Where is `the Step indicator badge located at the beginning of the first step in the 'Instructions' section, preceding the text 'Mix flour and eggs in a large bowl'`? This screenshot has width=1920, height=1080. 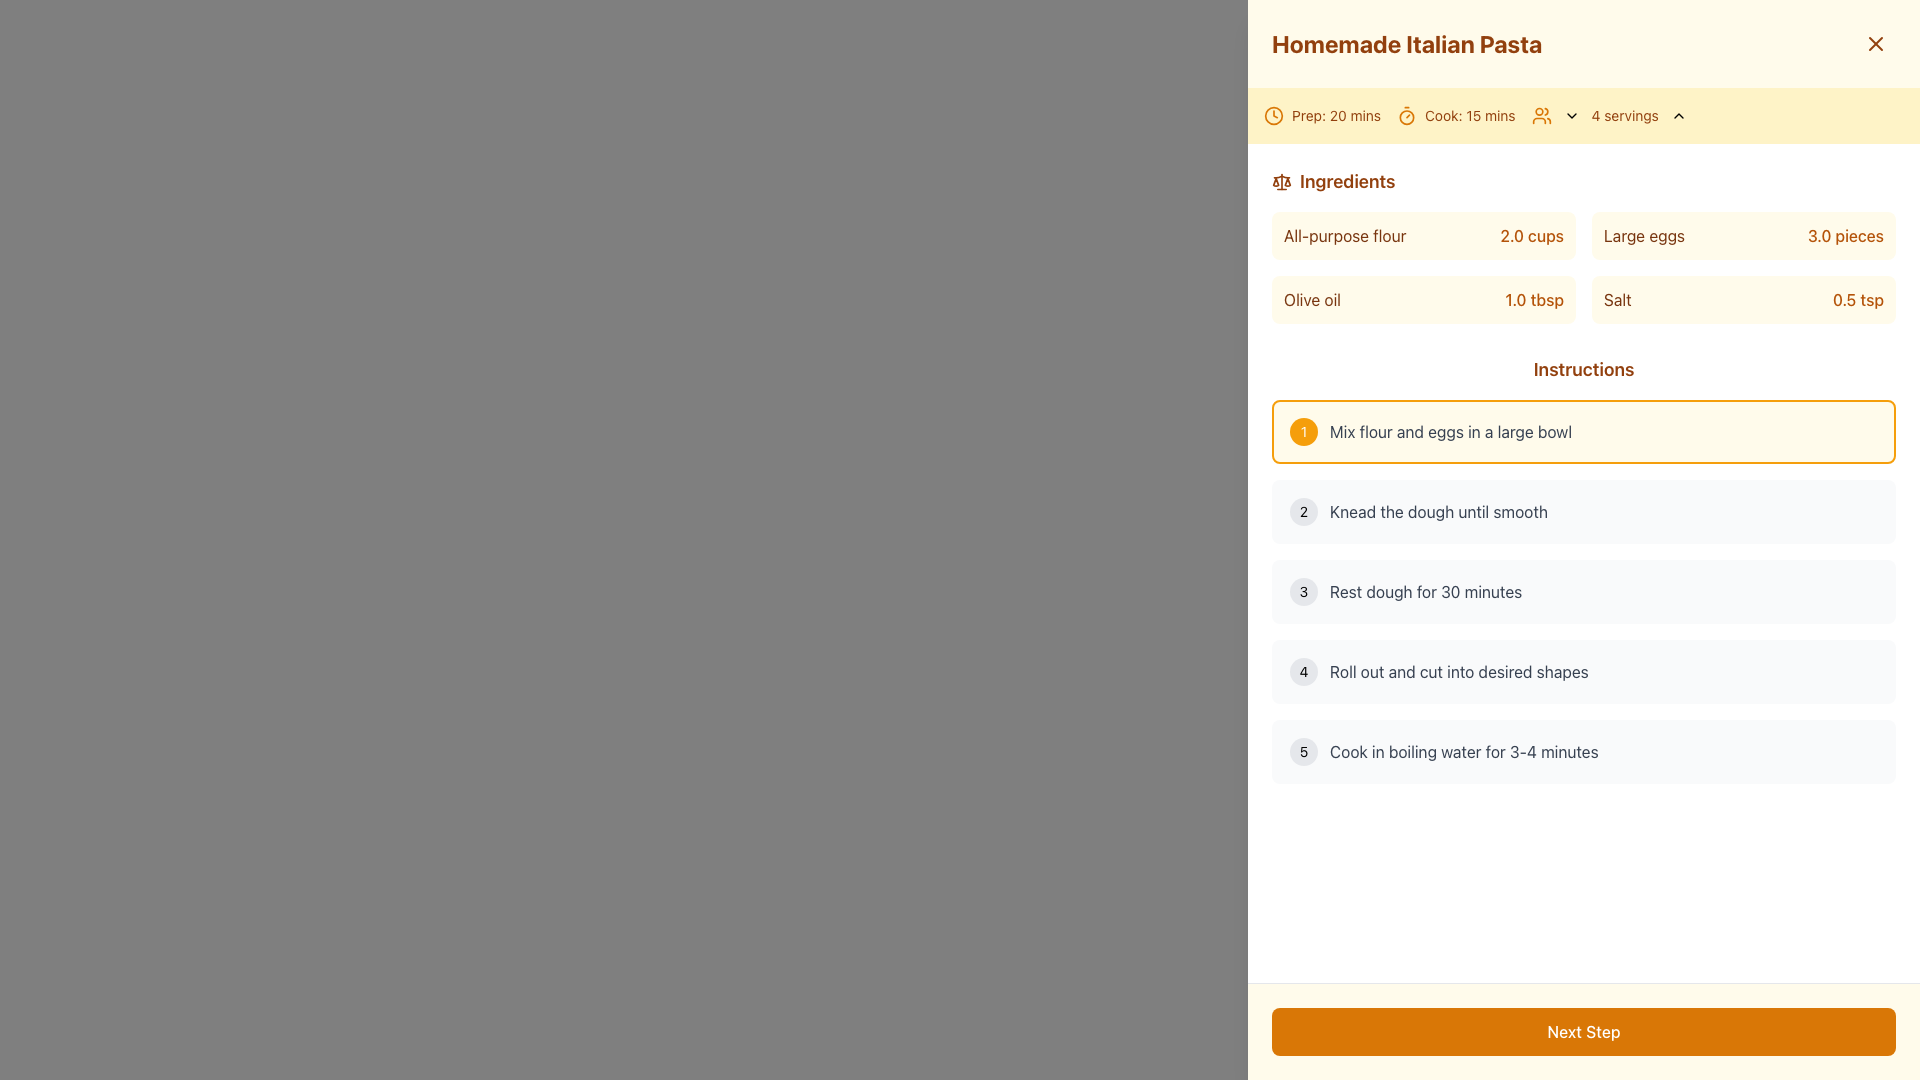 the Step indicator badge located at the beginning of the first step in the 'Instructions' section, preceding the text 'Mix flour and eggs in a large bowl' is located at coordinates (1304, 431).